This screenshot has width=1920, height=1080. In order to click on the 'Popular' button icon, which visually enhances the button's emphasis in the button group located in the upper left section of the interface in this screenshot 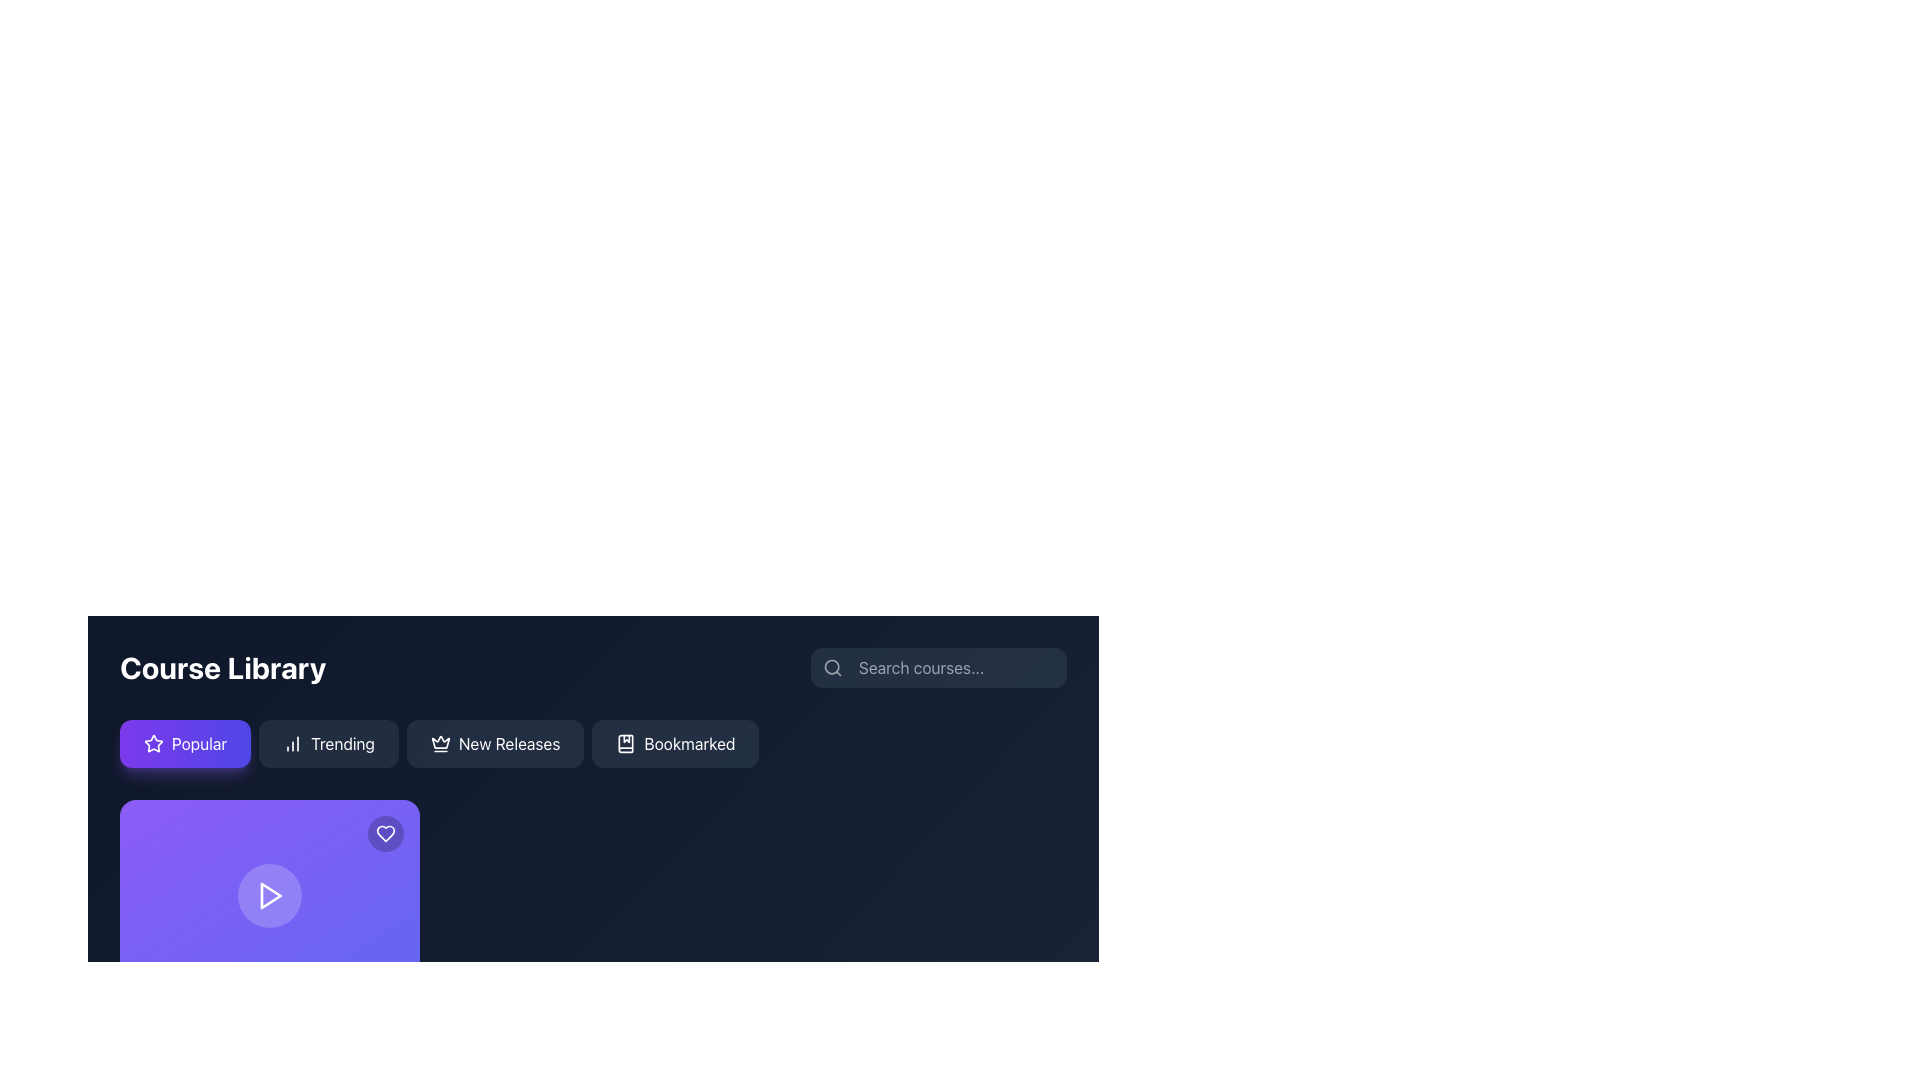, I will do `click(152, 744)`.